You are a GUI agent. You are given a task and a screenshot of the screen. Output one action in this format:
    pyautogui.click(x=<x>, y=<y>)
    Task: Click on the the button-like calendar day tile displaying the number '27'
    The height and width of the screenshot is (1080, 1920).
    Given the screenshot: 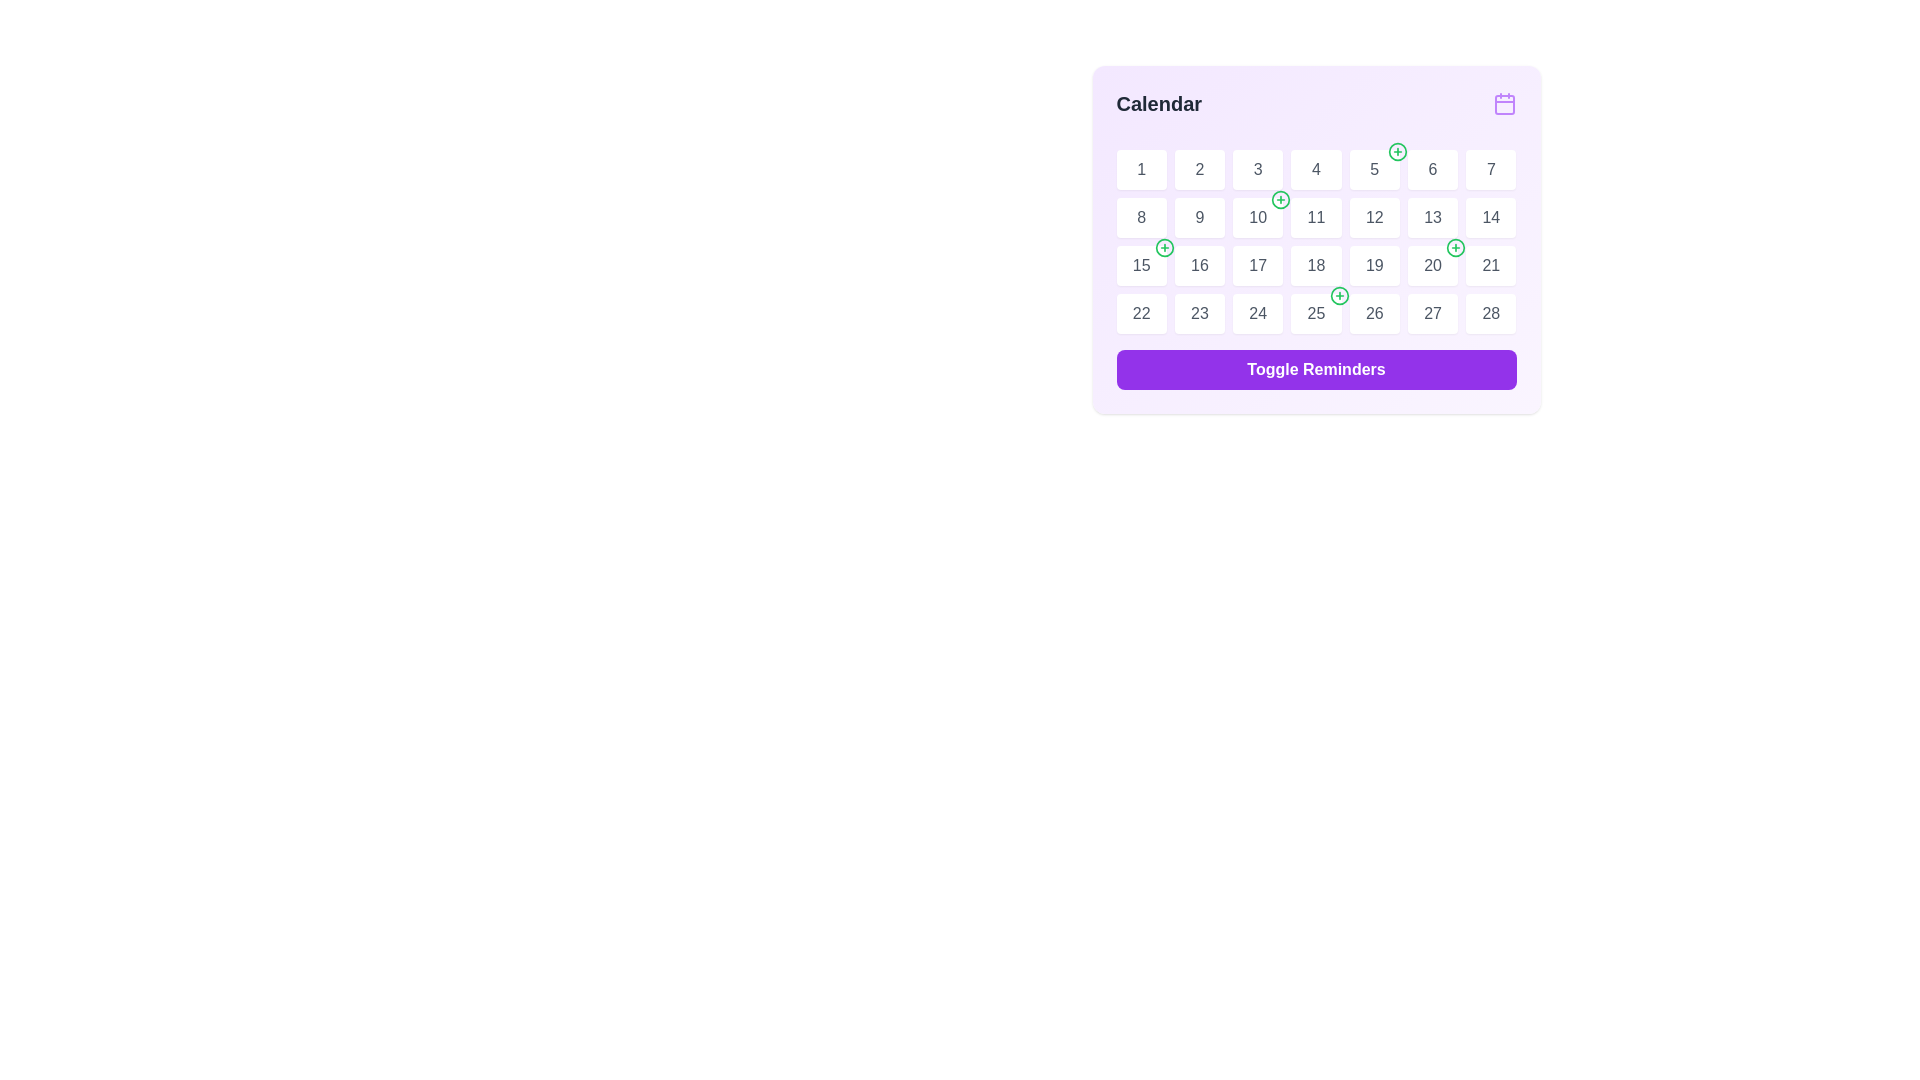 What is the action you would take?
    pyautogui.click(x=1432, y=313)
    